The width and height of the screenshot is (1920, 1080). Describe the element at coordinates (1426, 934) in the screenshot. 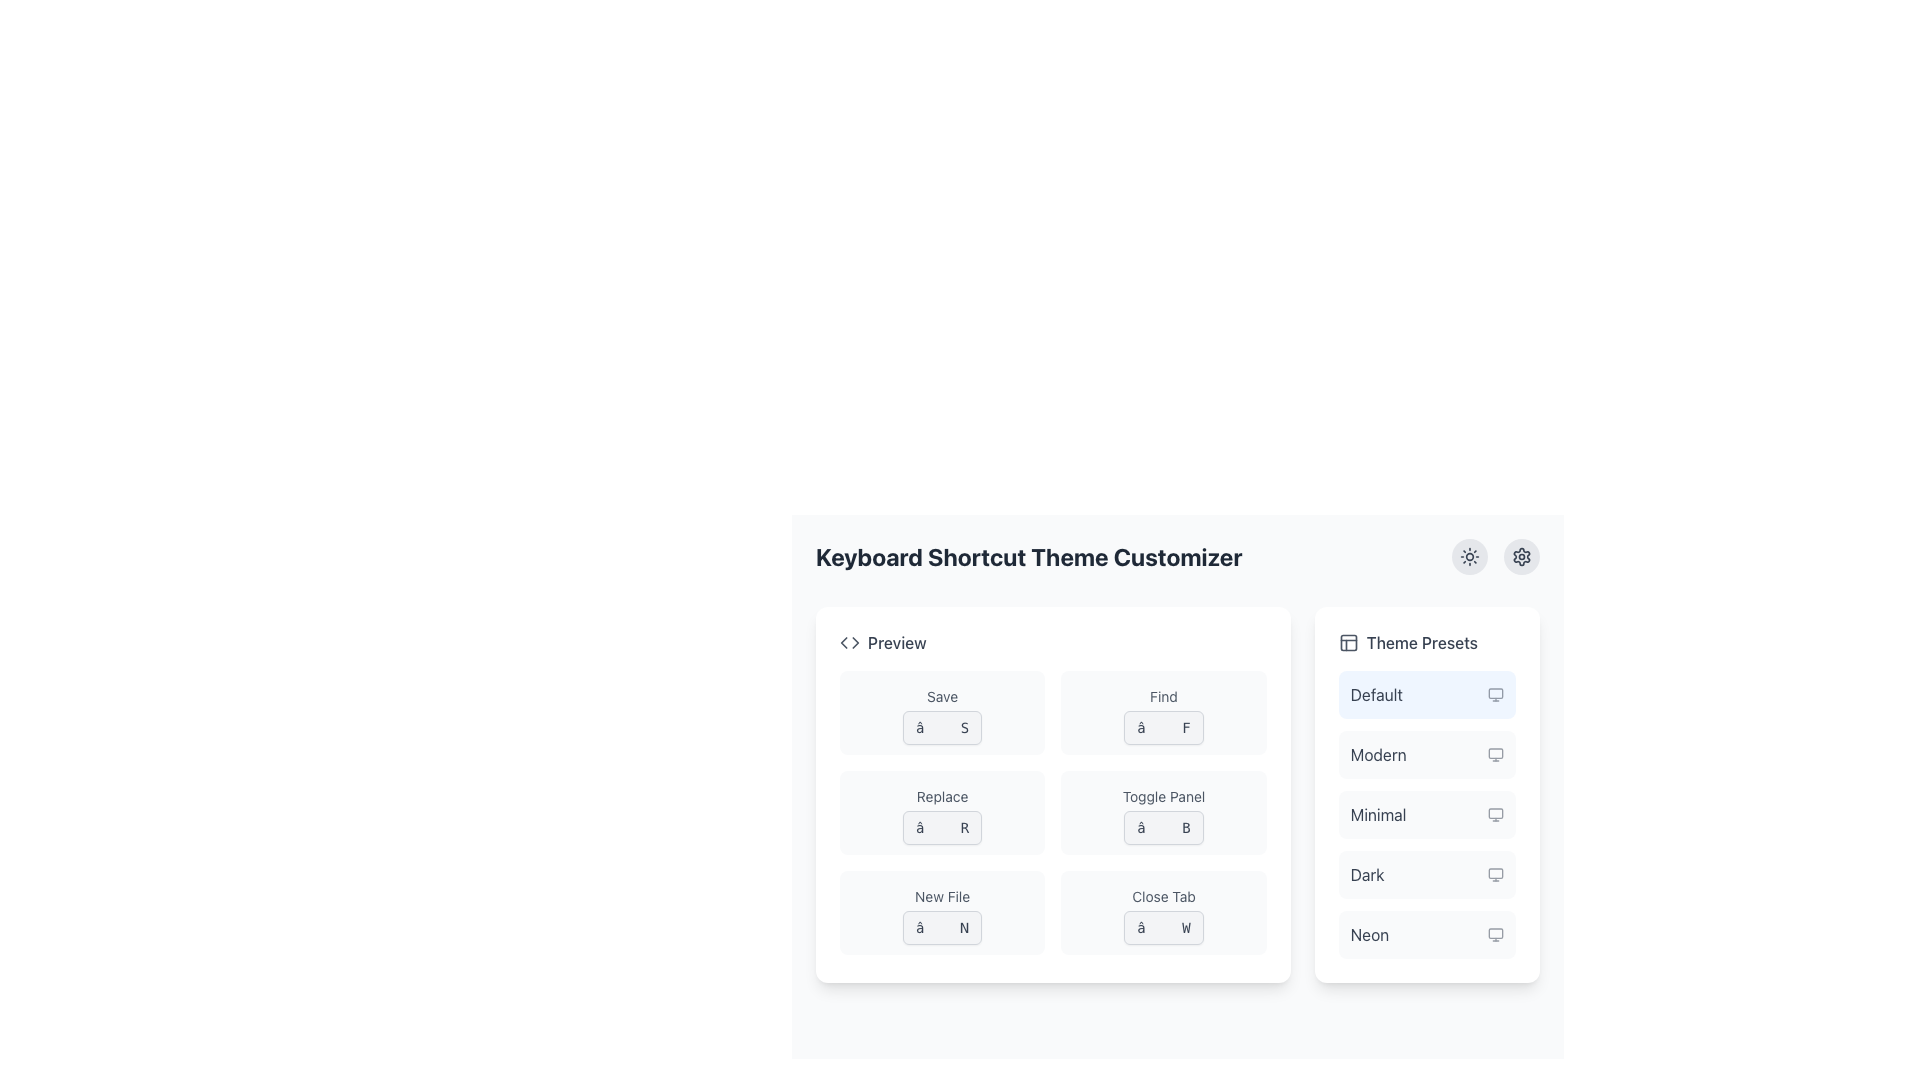

I see `the 'Neon' theme configuration selectable list item located in the 'Theme Presets' section at the rightmost column, which is the lowest option beneath the 'Dark' preset` at that location.